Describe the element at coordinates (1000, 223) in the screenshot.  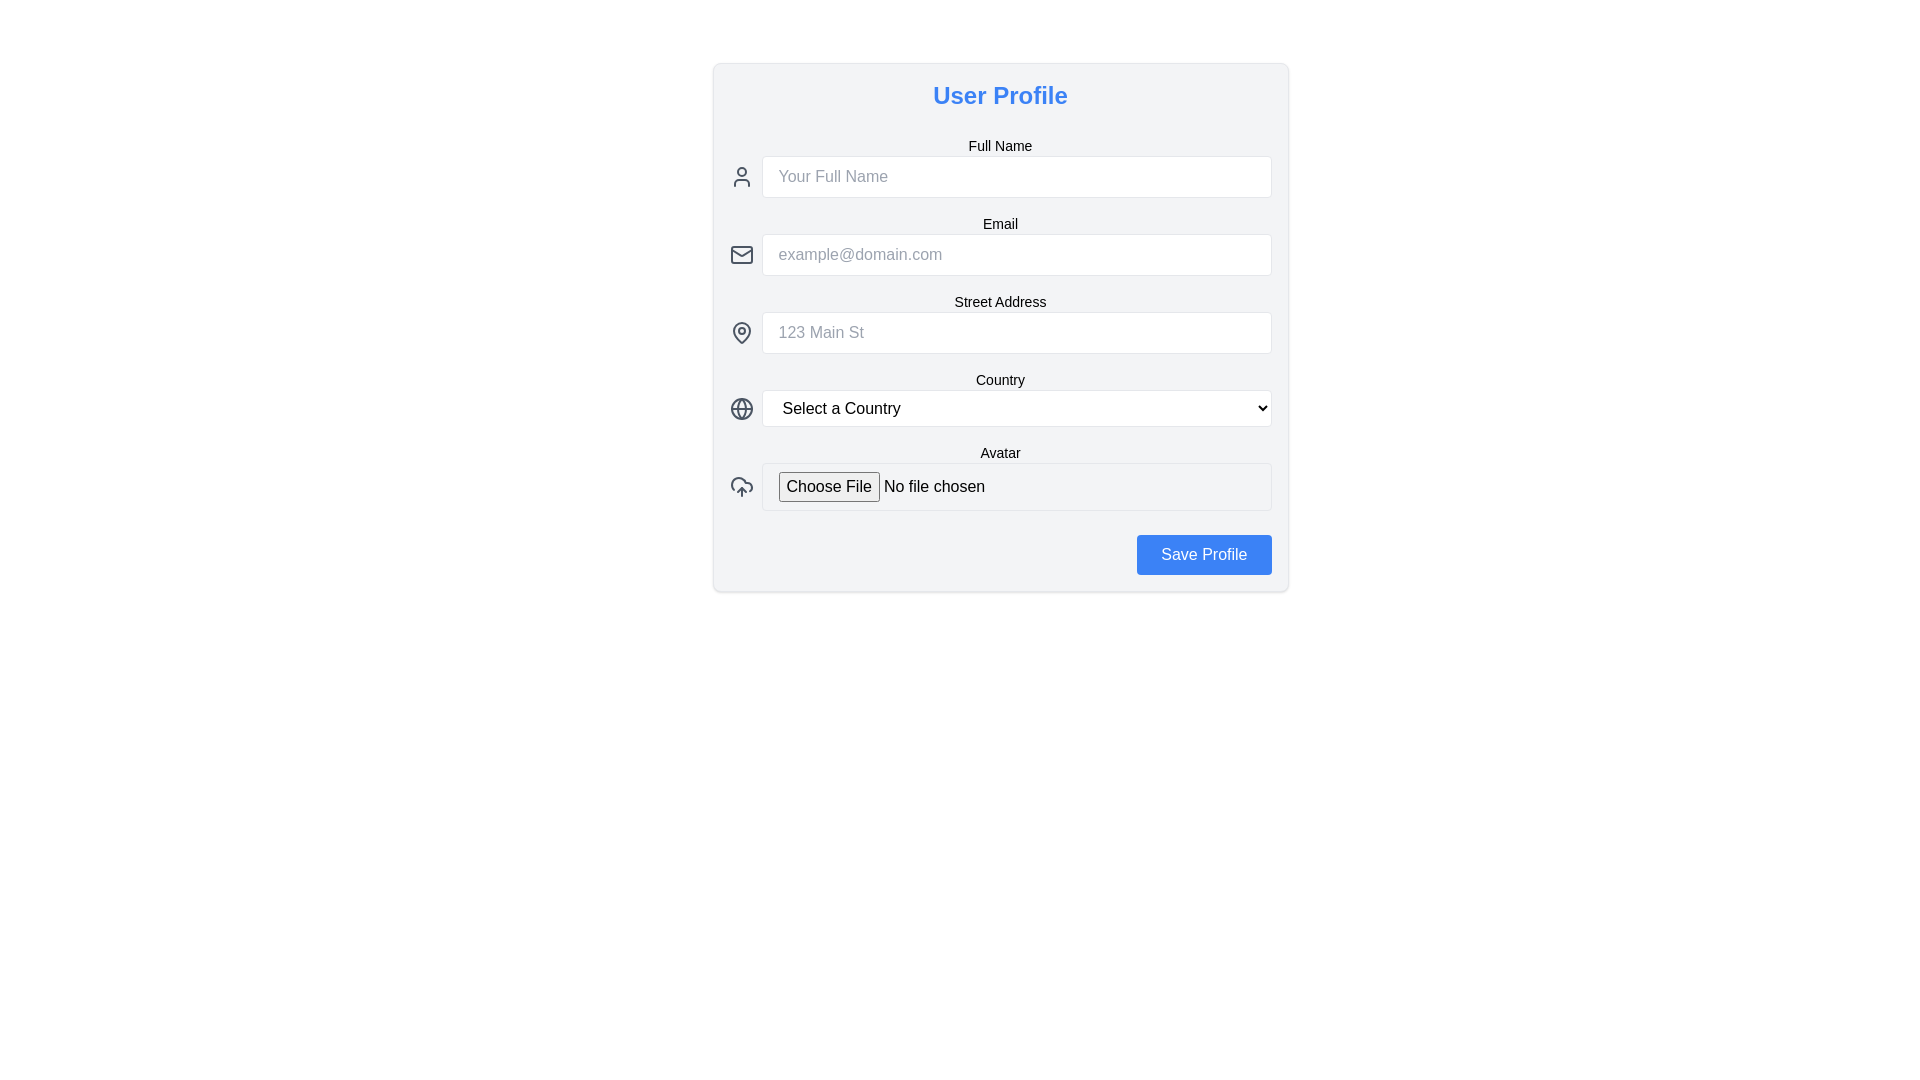
I see `the 'Email' label text, which is positioned above the email input field and to the right of the email icon` at that location.